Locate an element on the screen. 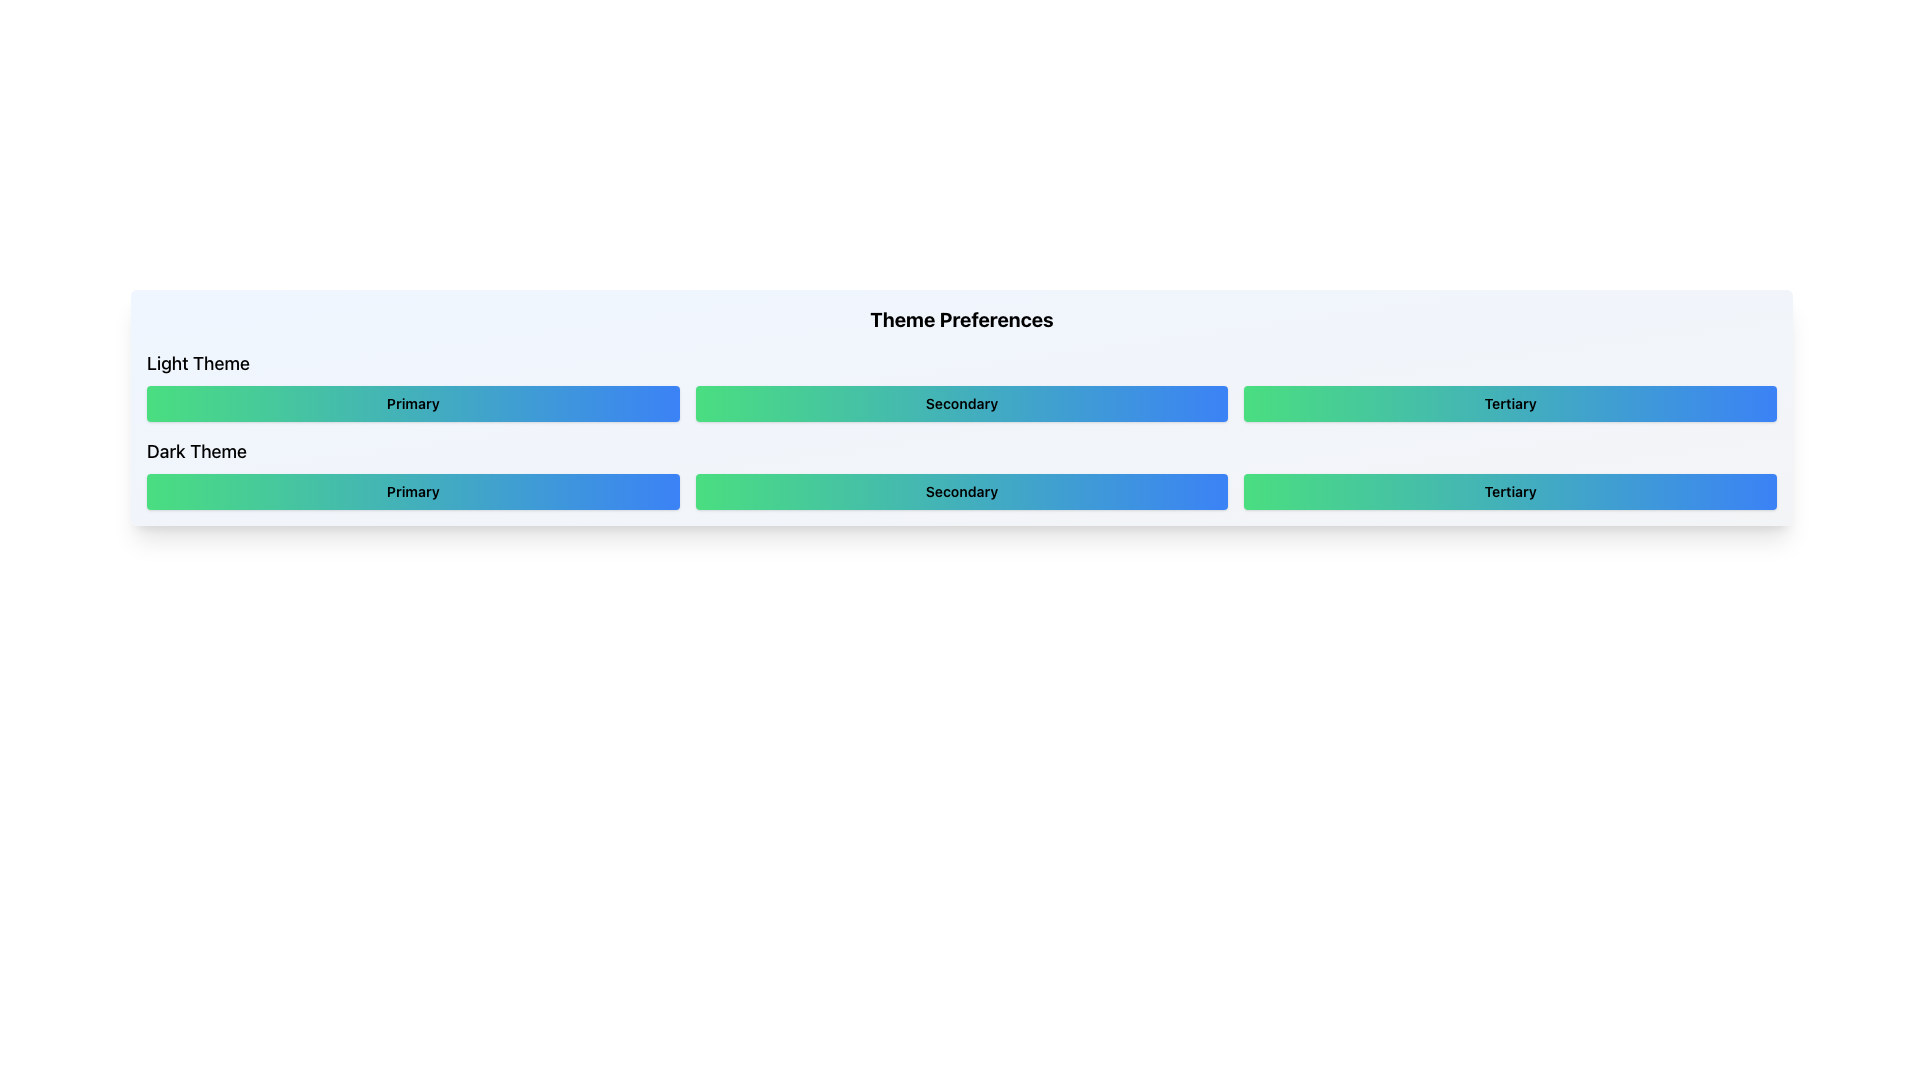 This screenshot has width=1920, height=1080. title text label displaying 'Theme Preferences' at the top center of the themed settings interface is located at coordinates (961, 319).